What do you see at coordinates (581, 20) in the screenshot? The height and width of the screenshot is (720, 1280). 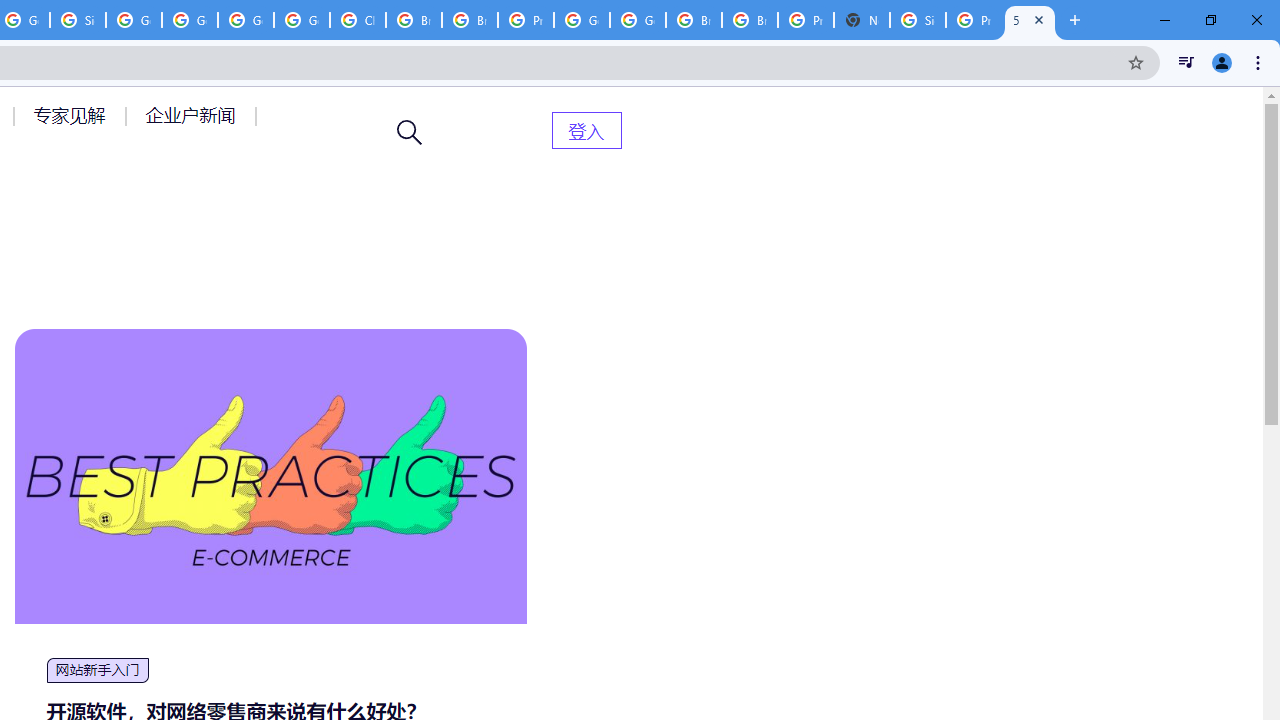 I see `'Google Cloud Platform'` at bounding box center [581, 20].